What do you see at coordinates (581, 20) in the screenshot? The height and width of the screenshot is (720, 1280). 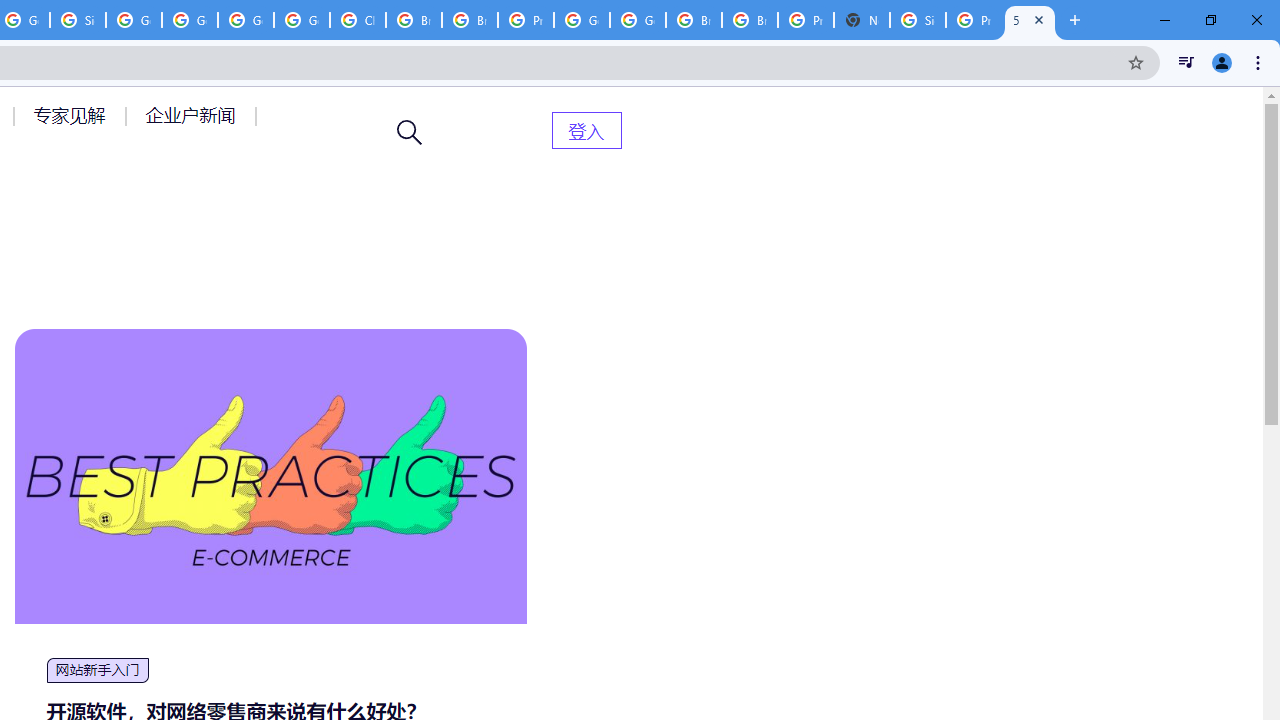 I see `'Google Cloud Platform'` at bounding box center [581, 20].